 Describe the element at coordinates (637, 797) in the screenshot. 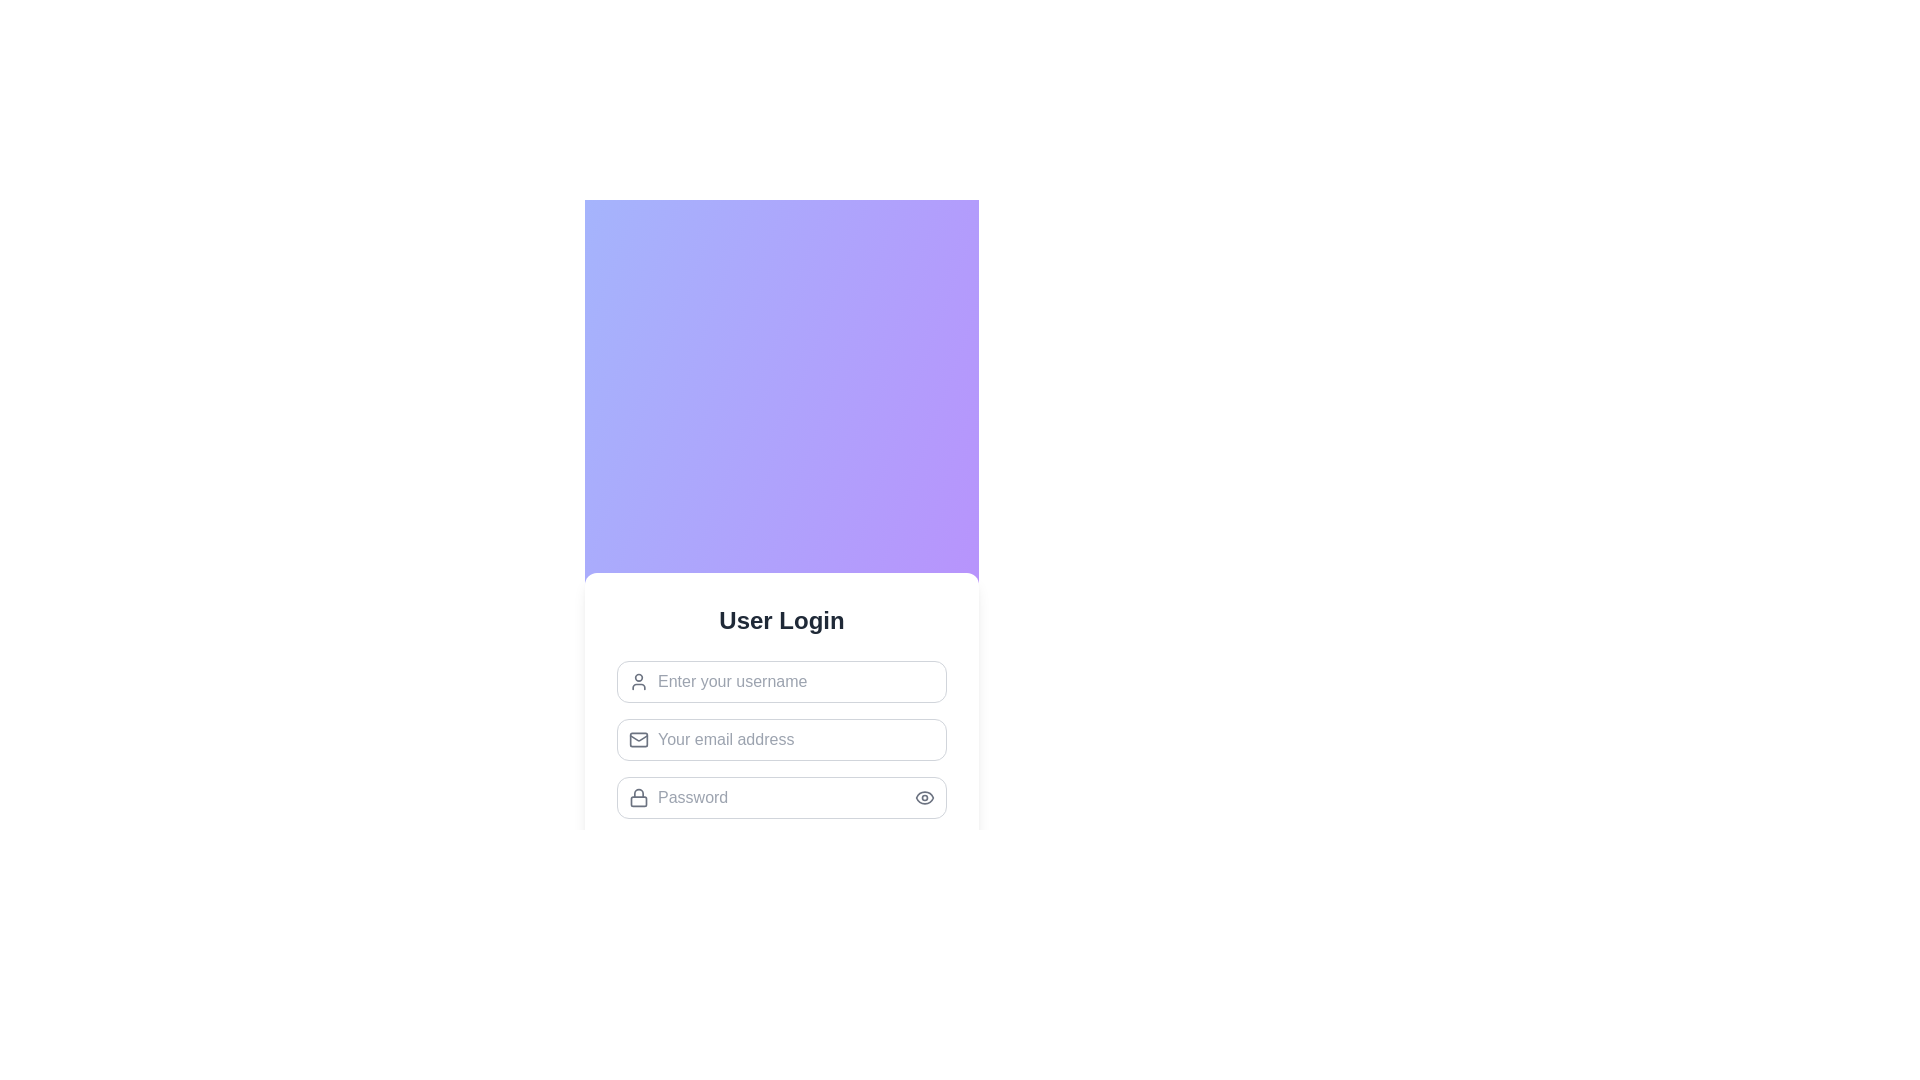

I see `the lock icon located on the left side of the password input field, which indicates a secure entry area for sensitive information` at that location.